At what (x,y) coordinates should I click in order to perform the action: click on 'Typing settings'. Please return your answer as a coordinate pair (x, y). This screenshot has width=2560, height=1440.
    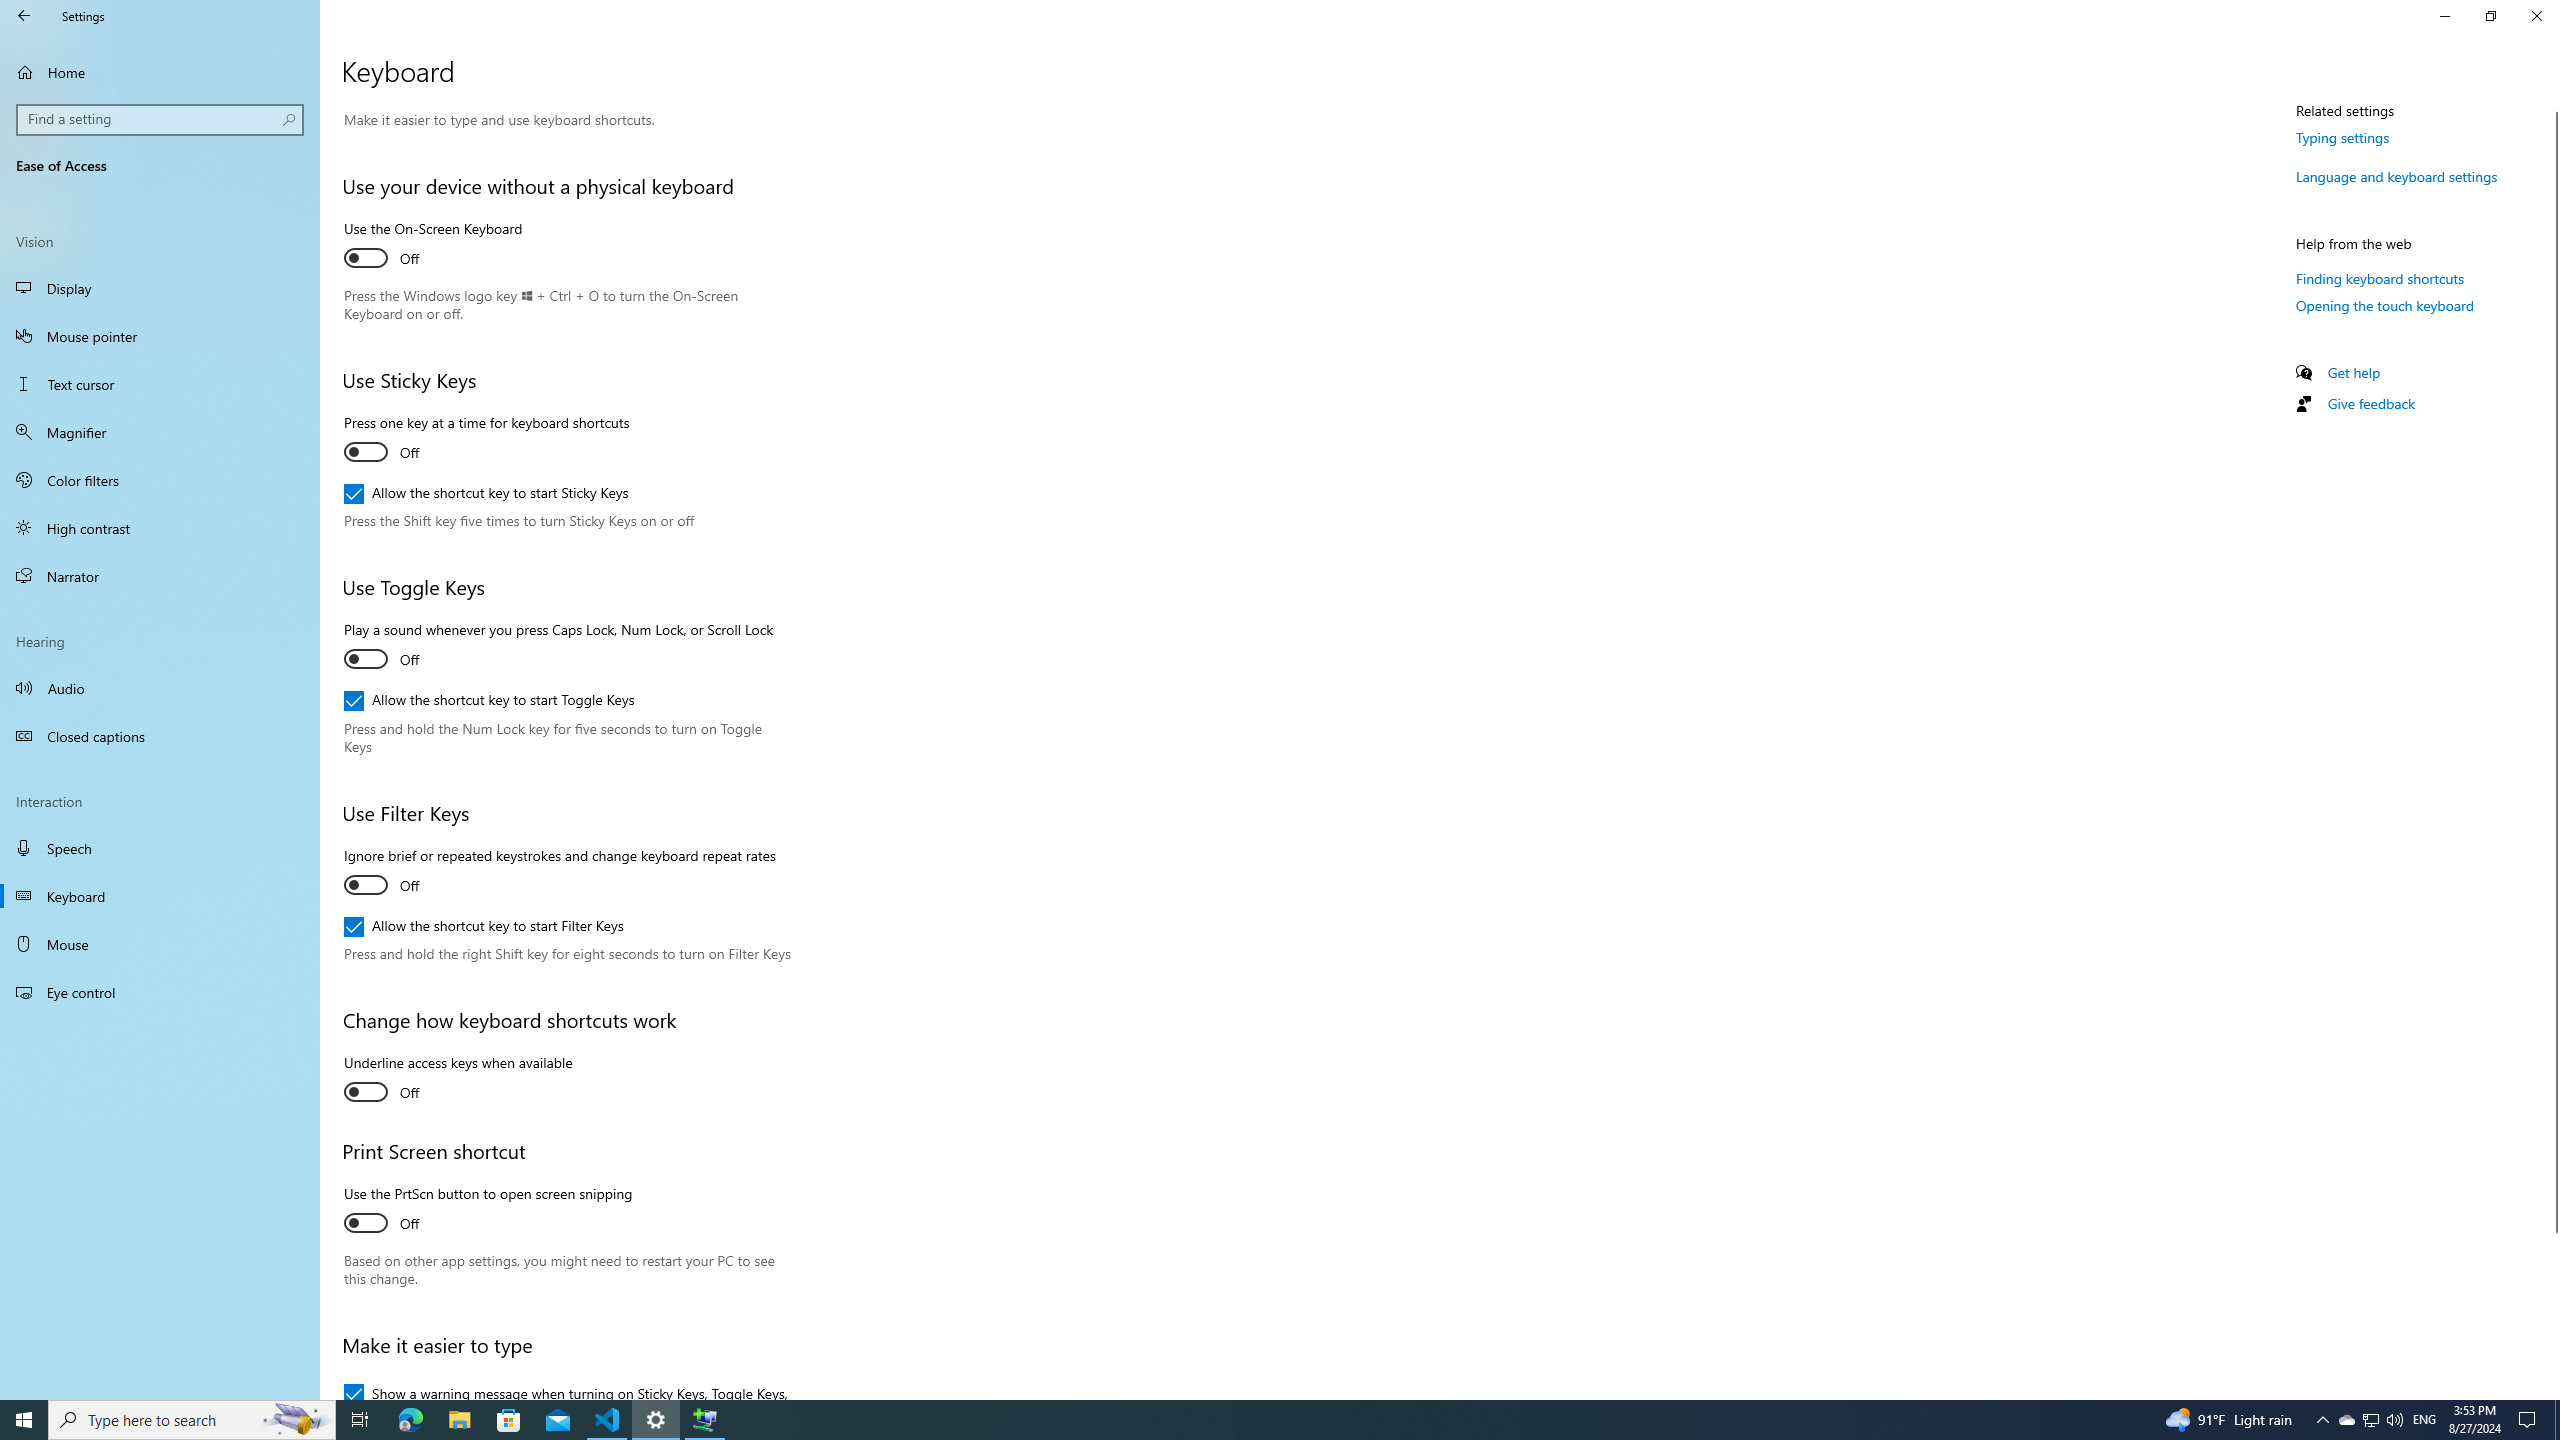
    Looking at the image, I should click on (2343, 137).